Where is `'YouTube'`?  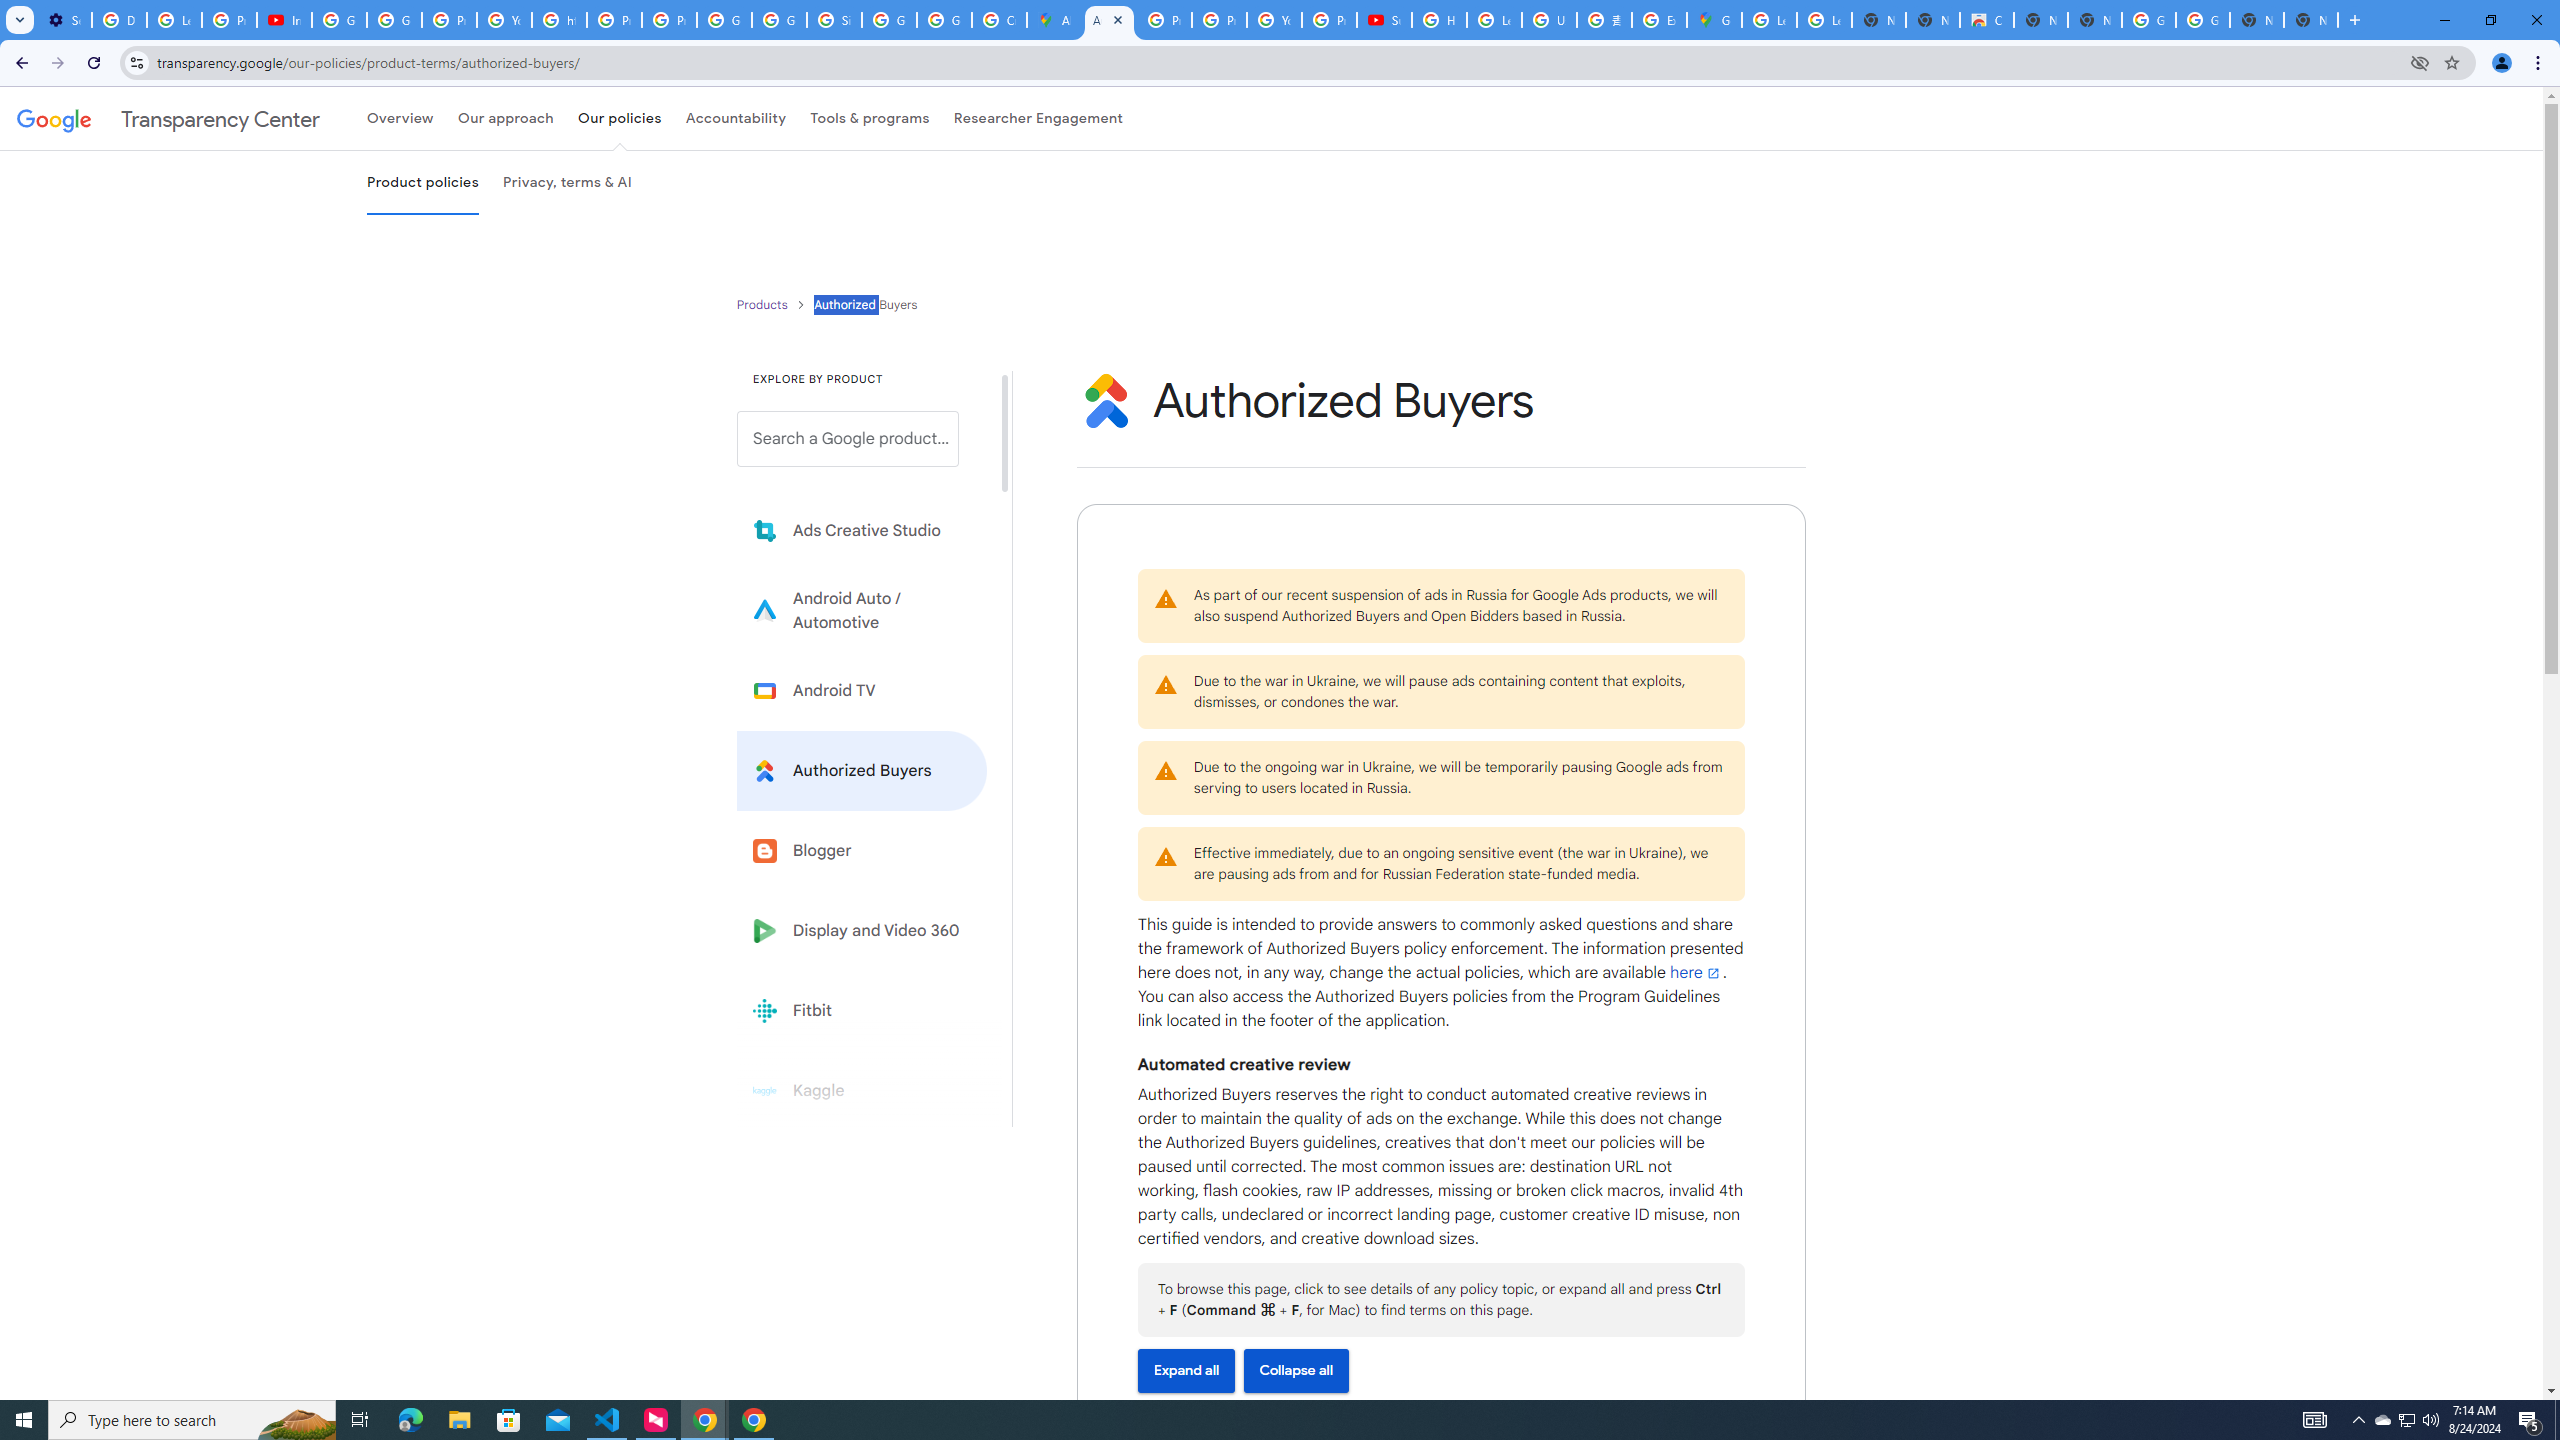
'YouTube' is located at coordinates (1273, 19).